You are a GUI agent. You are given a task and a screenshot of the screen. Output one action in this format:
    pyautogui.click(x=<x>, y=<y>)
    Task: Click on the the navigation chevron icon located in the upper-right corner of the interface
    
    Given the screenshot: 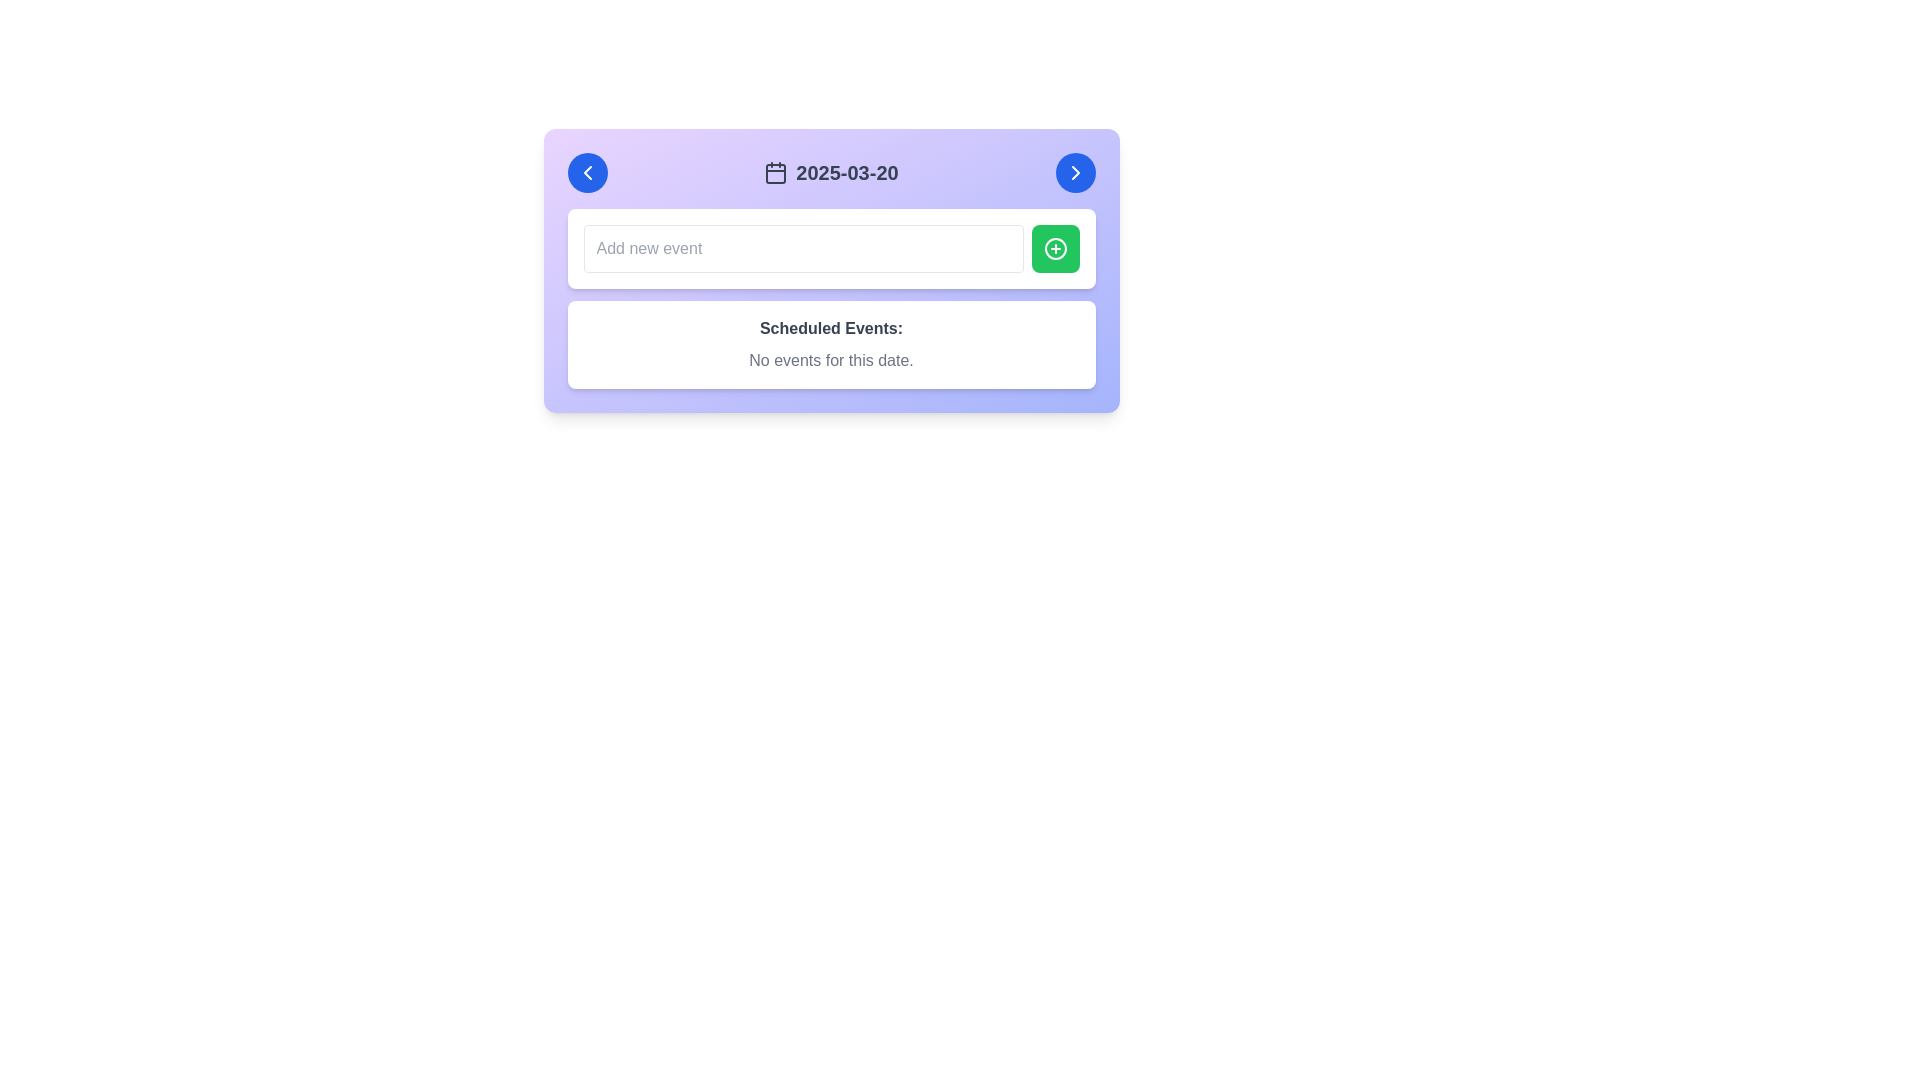 What is the action you would take?
    pyautogui.click(x=1074, y=172)
    